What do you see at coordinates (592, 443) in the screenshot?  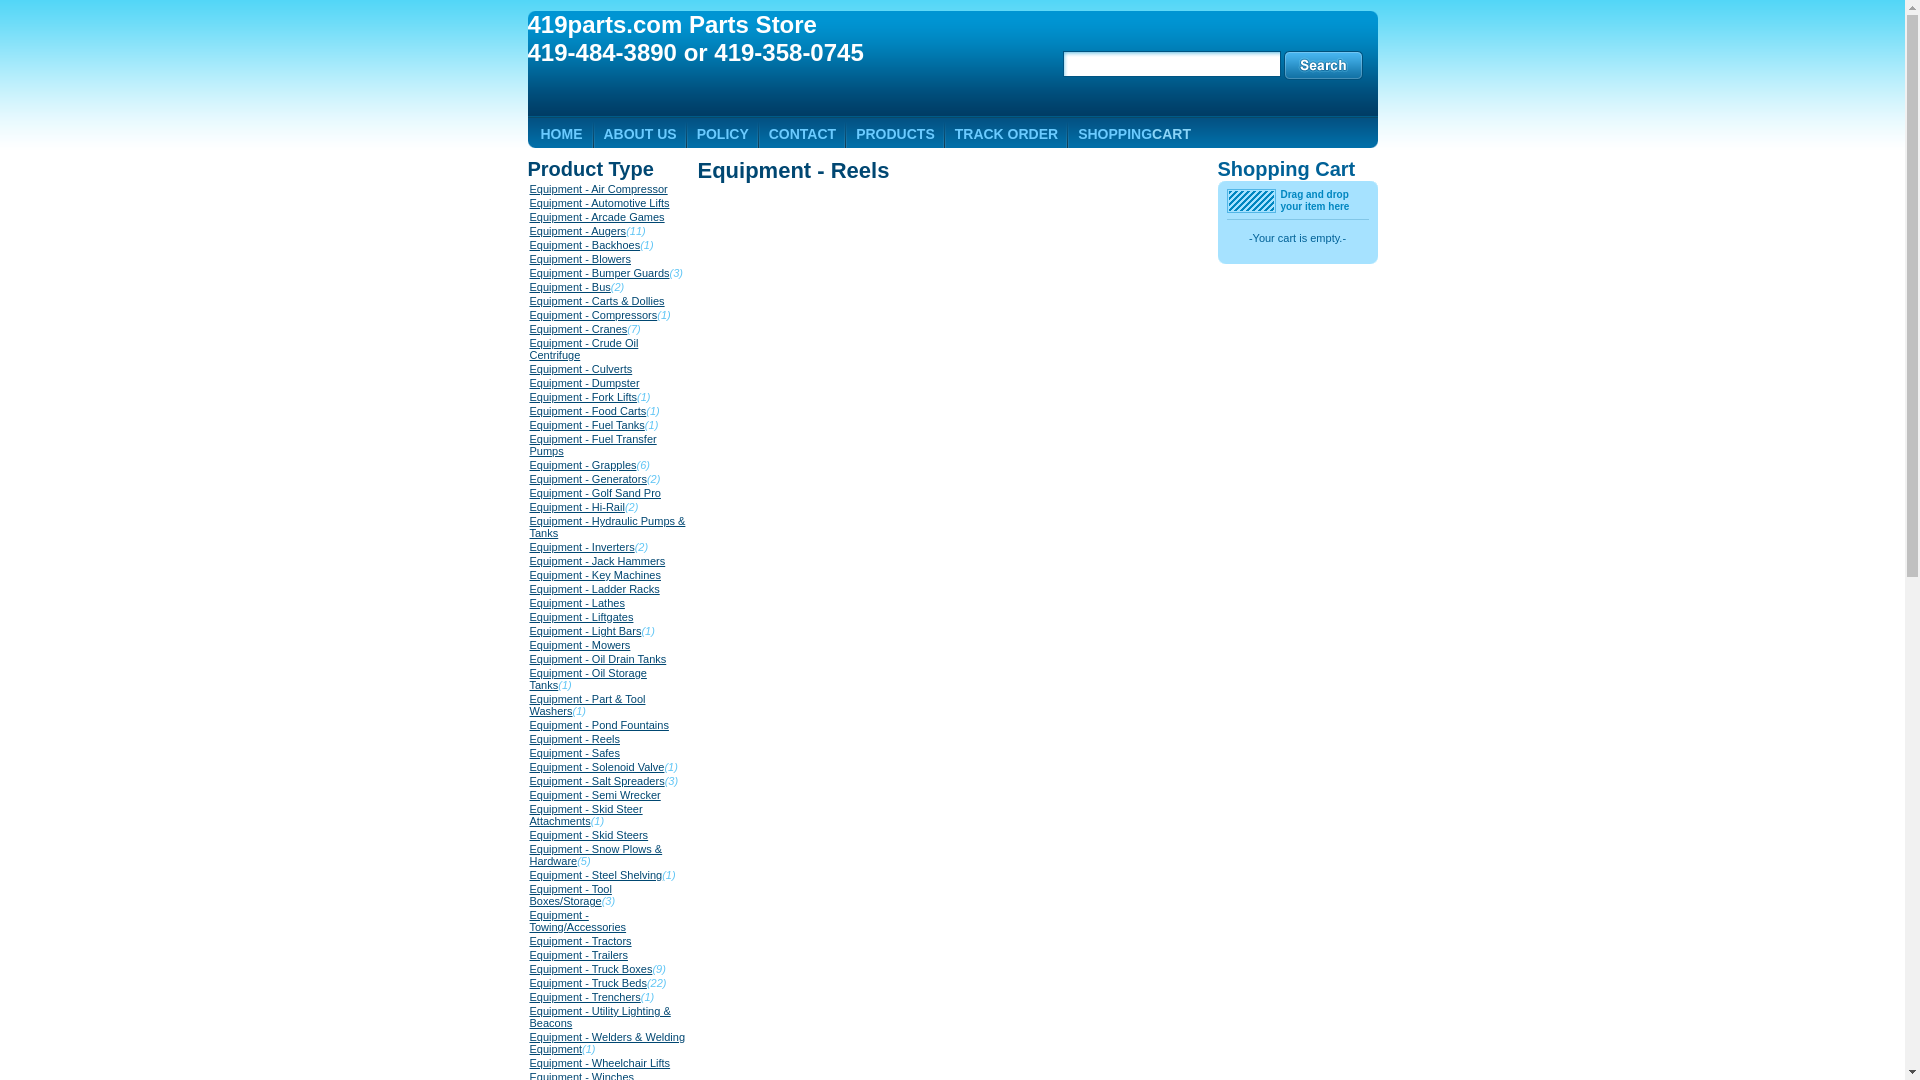 I see `'Equipment - Fuel Transfer Pumps'` at bounding box center [592, 443].